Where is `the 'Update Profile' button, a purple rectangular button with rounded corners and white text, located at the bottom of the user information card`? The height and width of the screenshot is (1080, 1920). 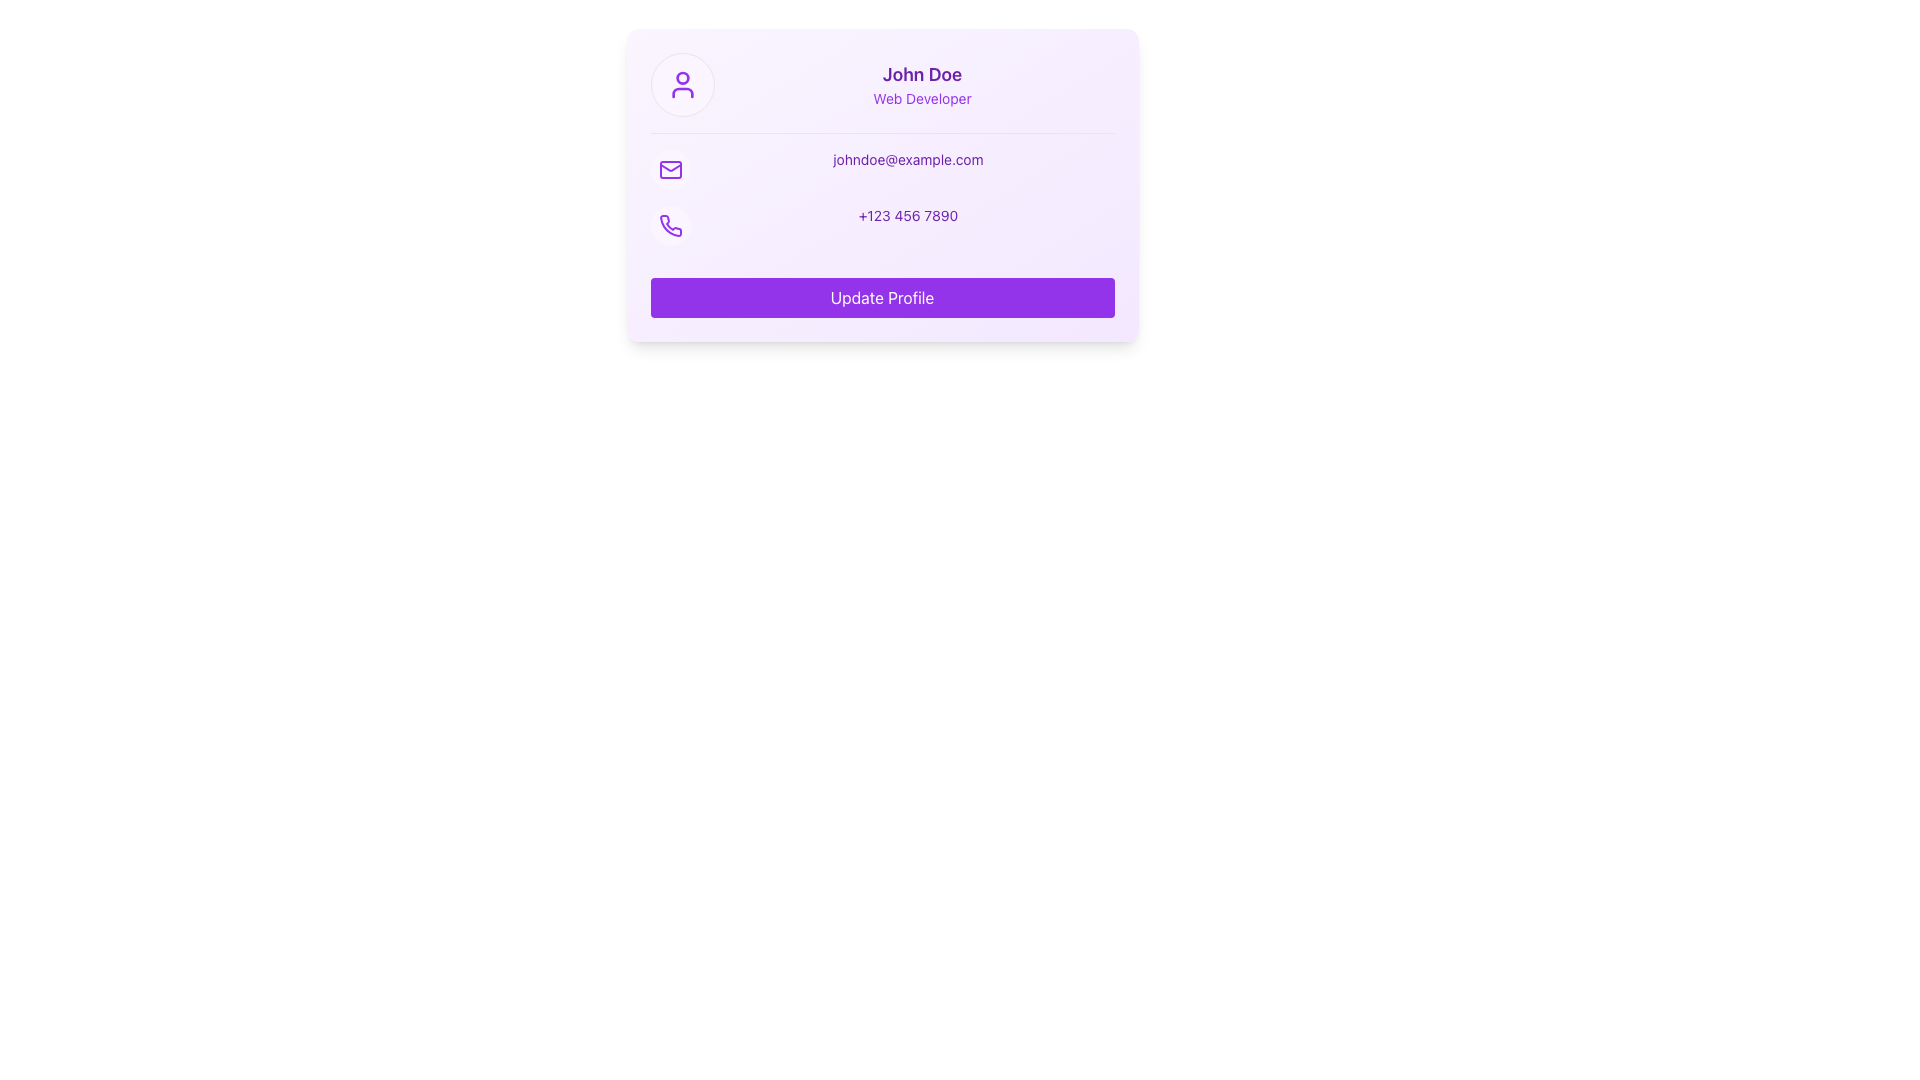 the 'Update Profile' button, a purple rectangular button with rounded corners and white text, located at the bottom of the user information card is located at coordinates (881, 297).